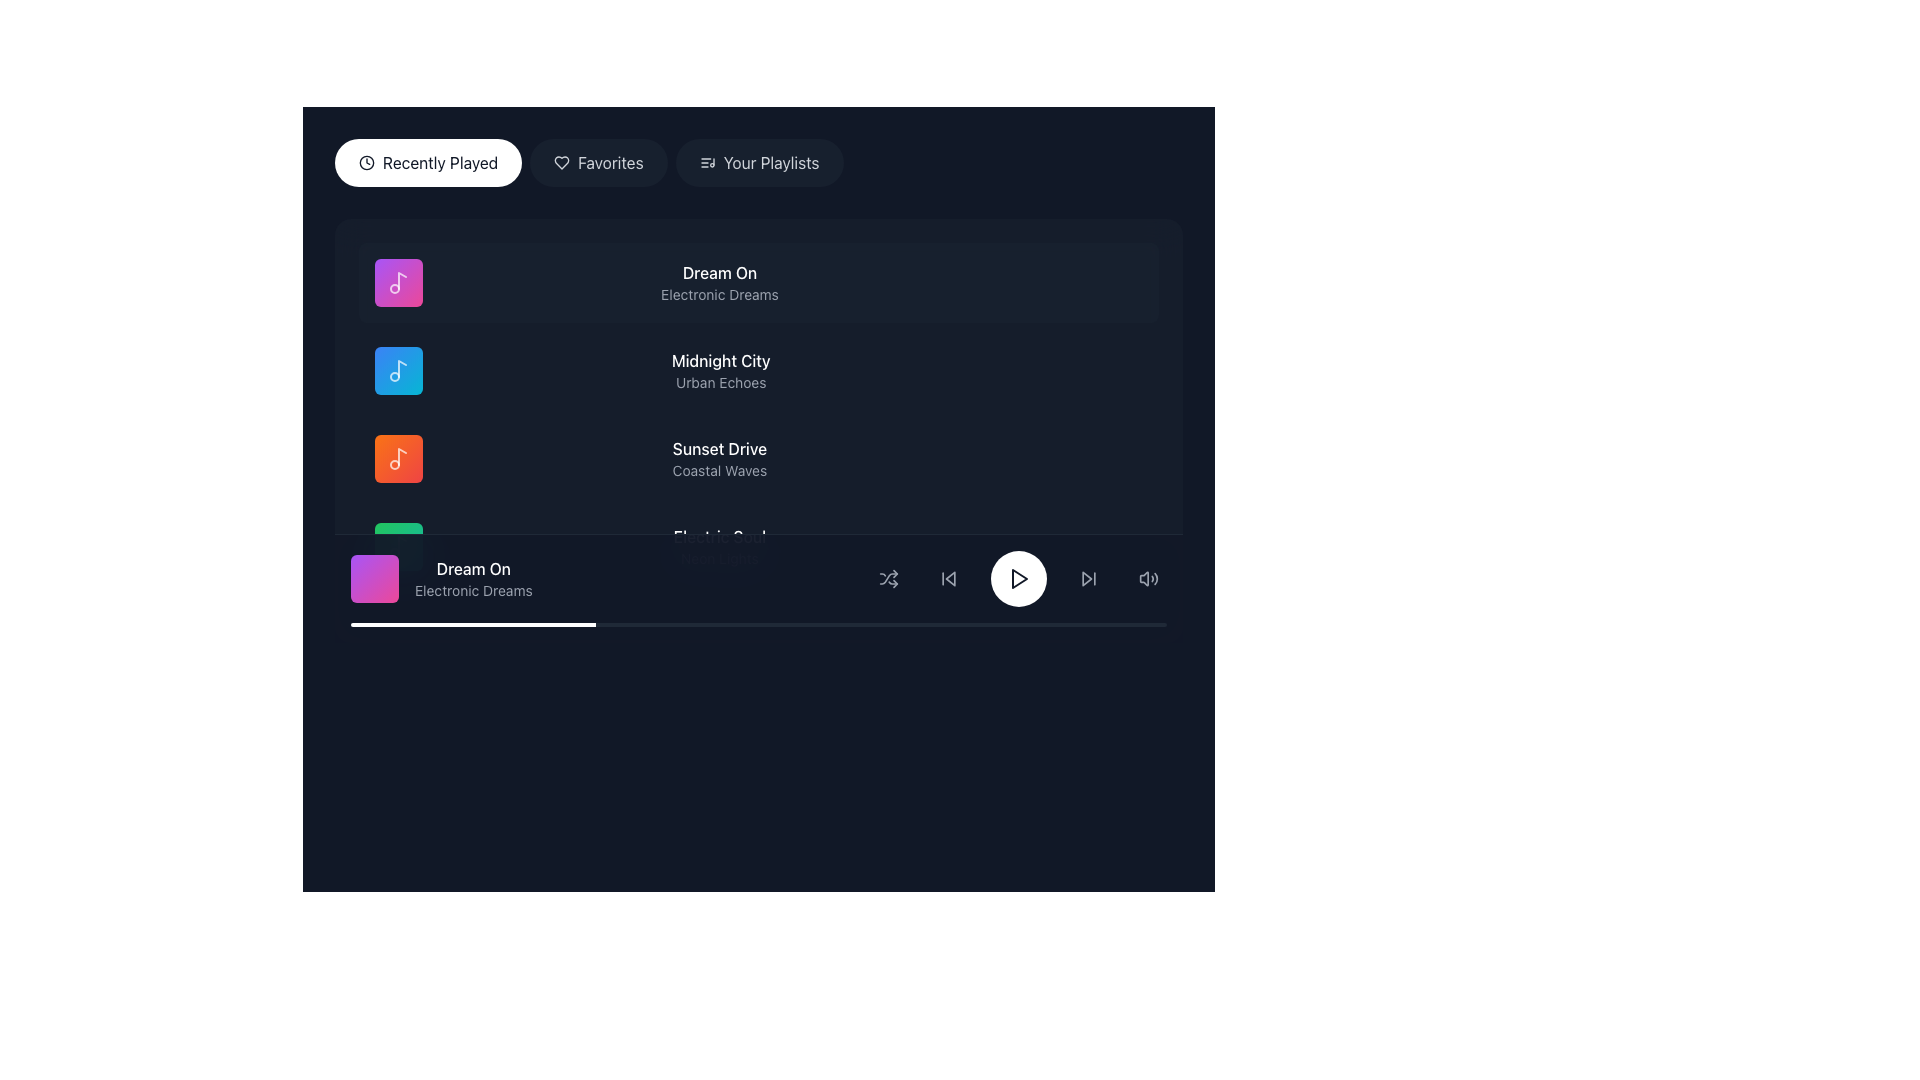 The width and height of the screenshot is (1920, 1080). Describe the element at coordinates (720, 470) in the screenshot. I see `the subtitle text providing descriptive information about the item 'Sunset Drive', positioned directly beneath its title` at that location.